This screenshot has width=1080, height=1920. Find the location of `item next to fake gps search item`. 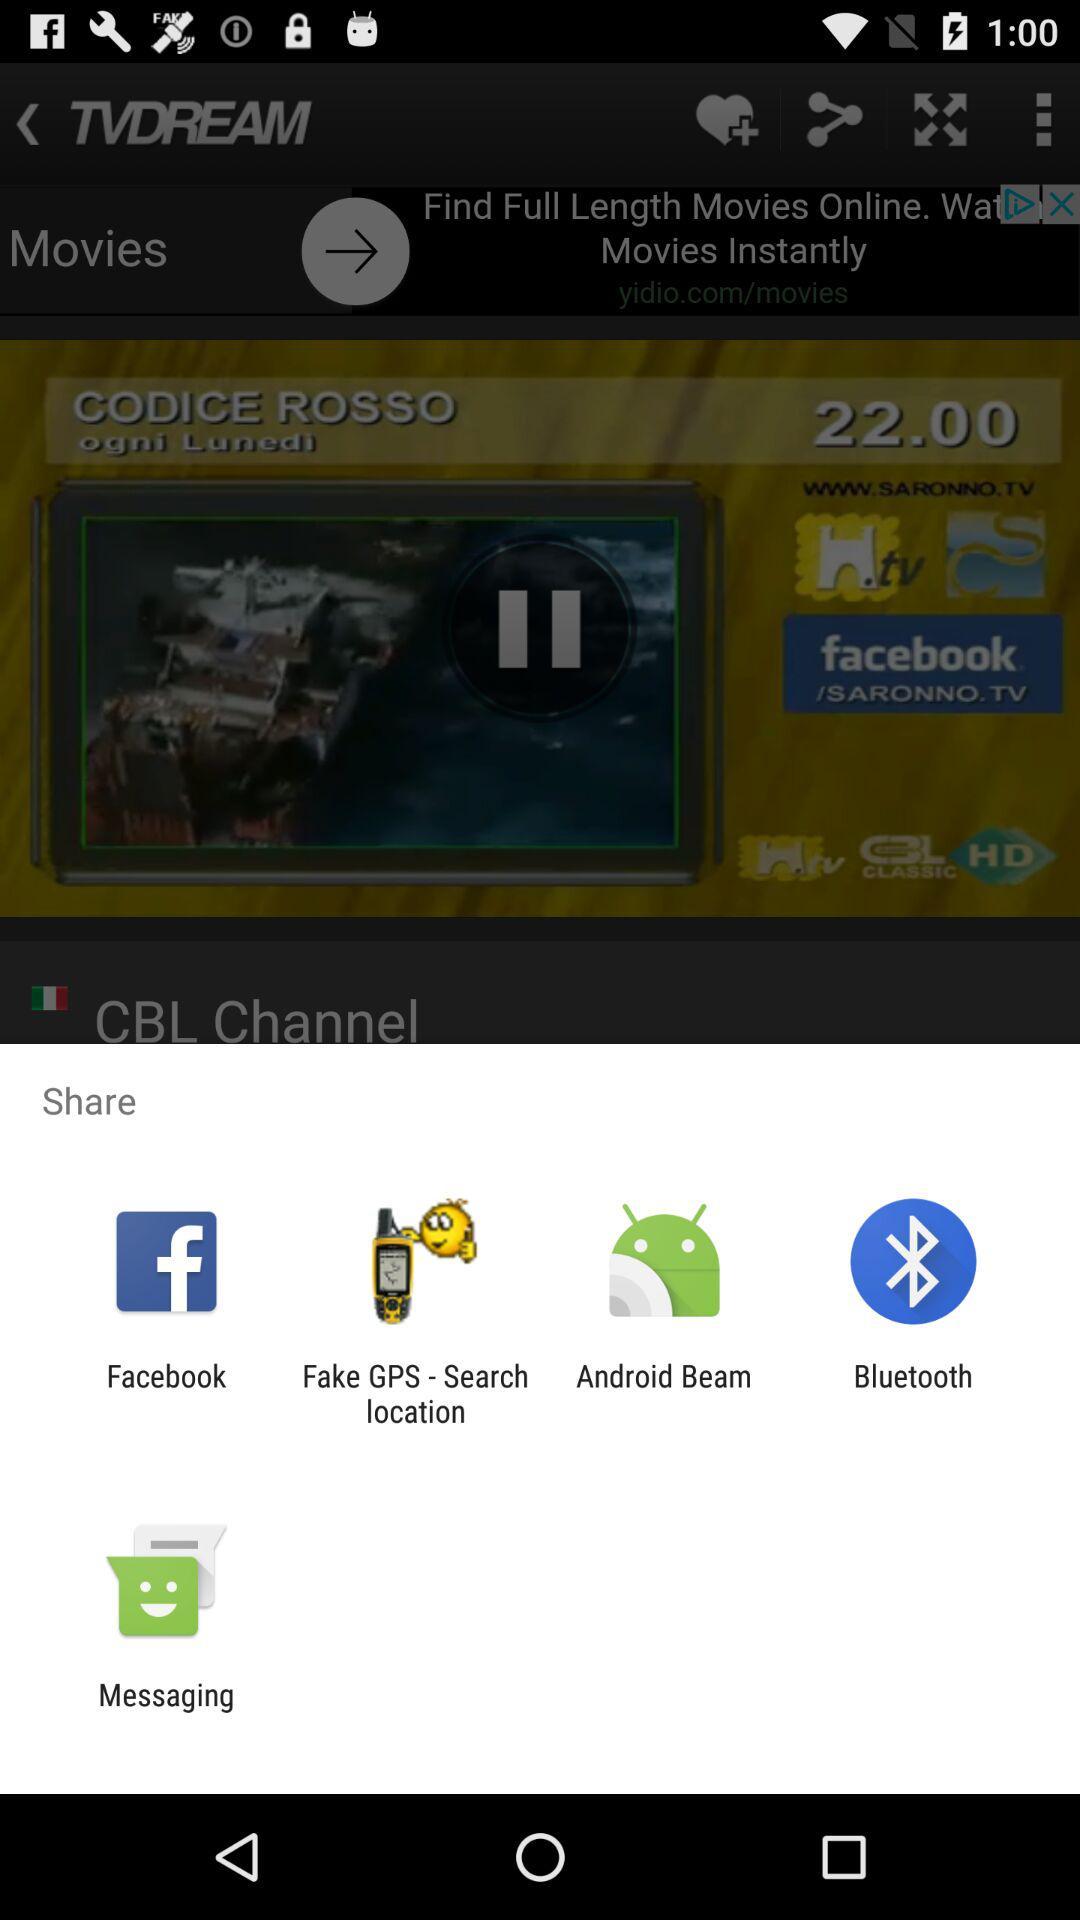

item next to fake gps search item is located at coordinates (664, 1392).